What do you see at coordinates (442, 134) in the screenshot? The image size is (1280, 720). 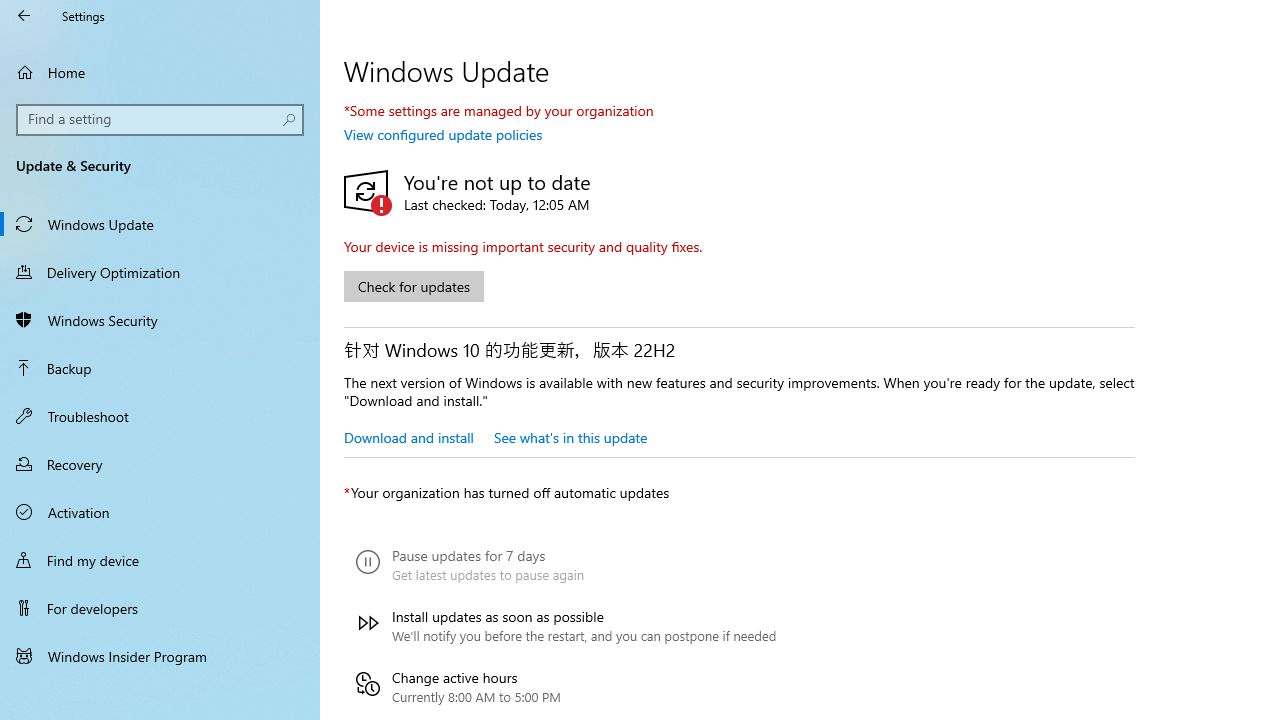 I see `'View configured update policies'` at bounding box center [442, 134].